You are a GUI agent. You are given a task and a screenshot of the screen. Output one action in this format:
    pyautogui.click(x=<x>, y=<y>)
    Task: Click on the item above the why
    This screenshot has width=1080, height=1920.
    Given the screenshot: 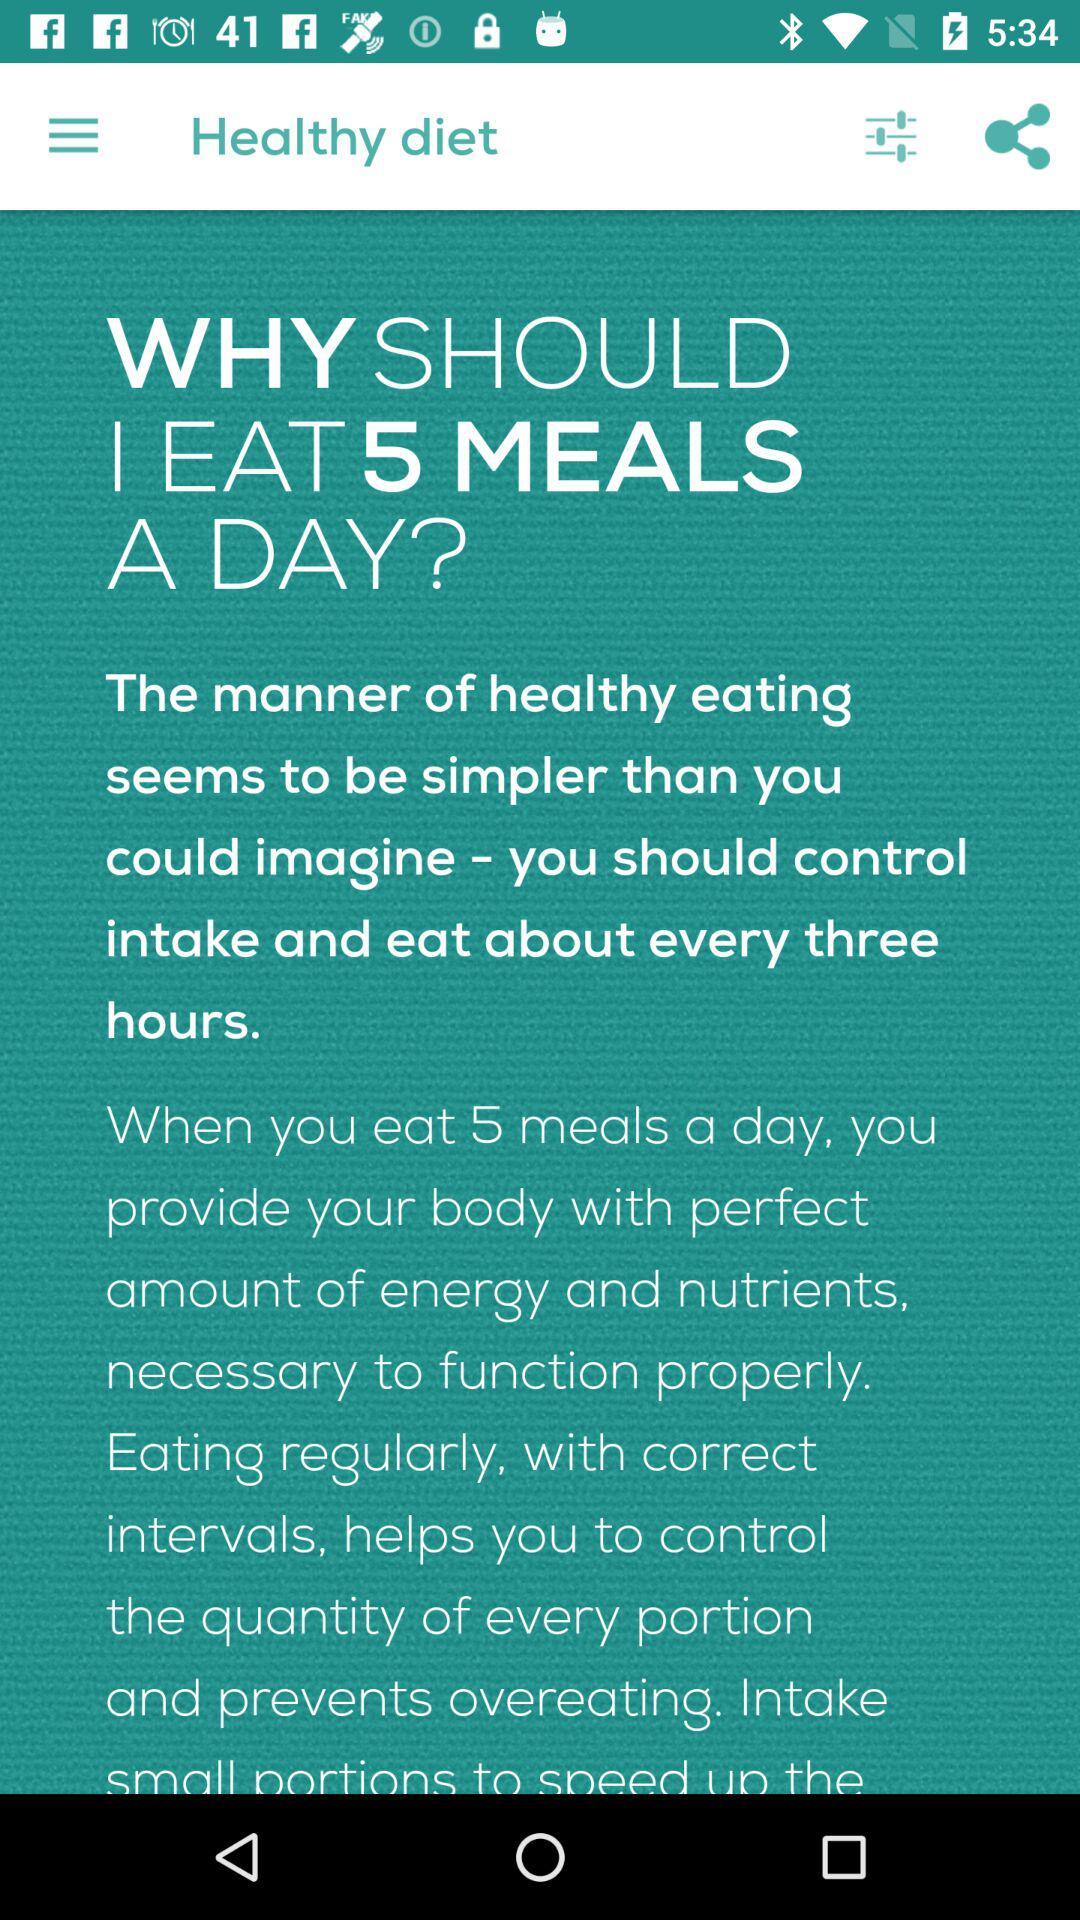 What is the action you would take?
    pyautogui.click(x=72, y=135)
    